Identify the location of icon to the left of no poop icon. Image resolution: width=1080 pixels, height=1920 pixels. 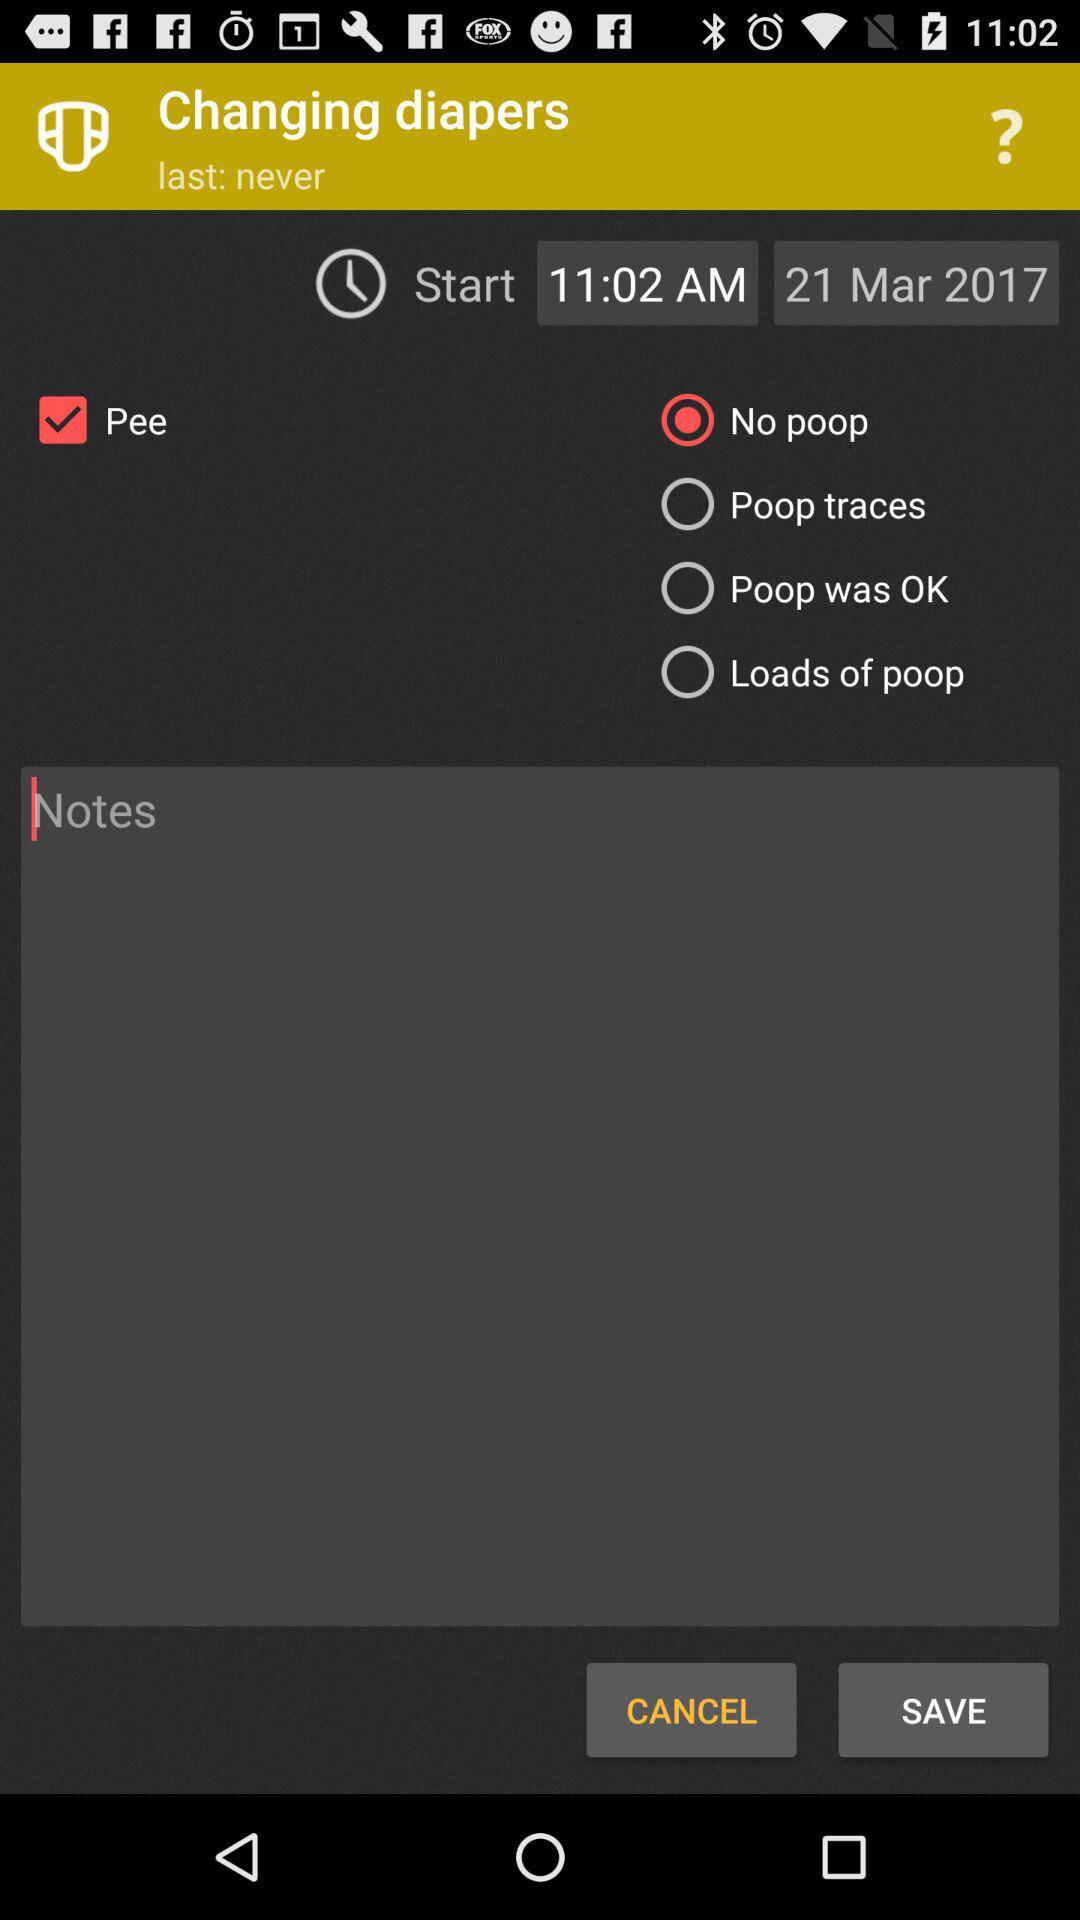
(94, 419).